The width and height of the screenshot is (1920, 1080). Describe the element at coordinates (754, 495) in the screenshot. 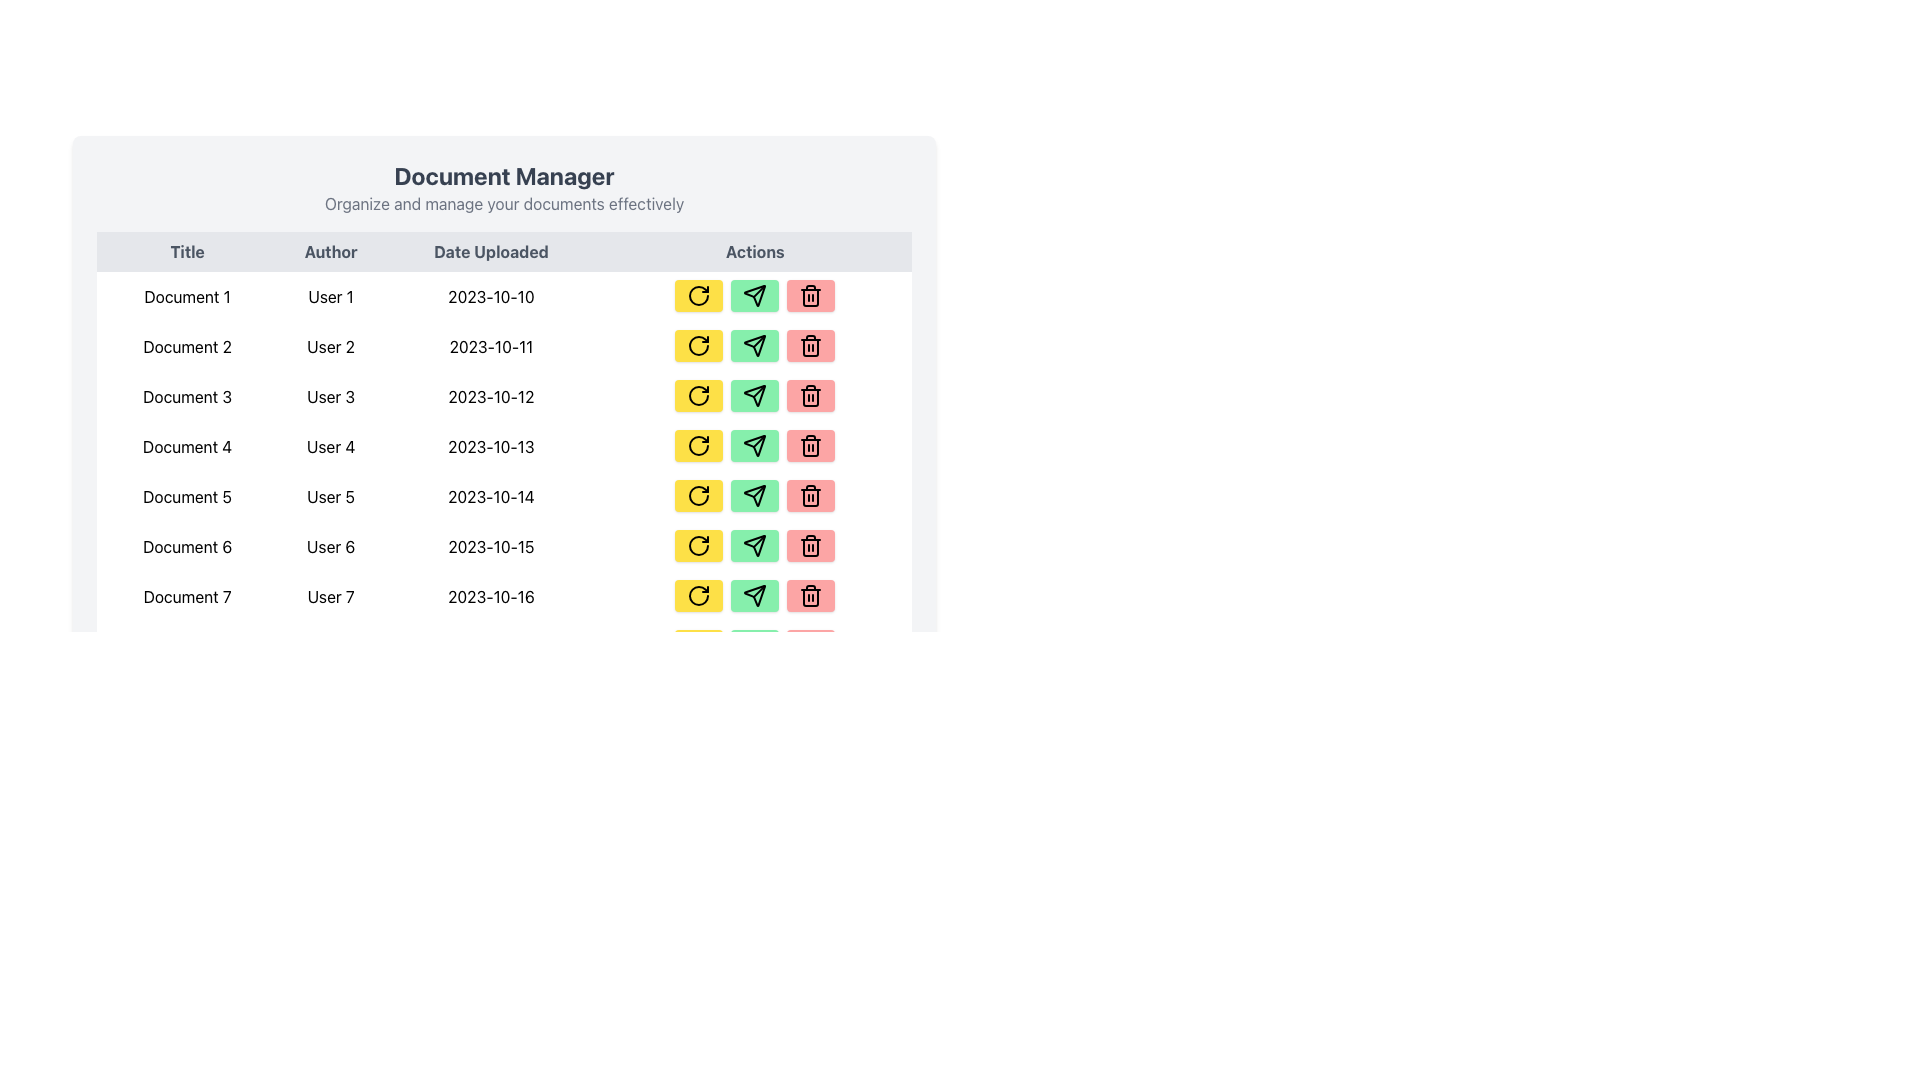

I see `the paper plane icon with a green background and black outline located in the 'Actions' column of the fifth row` at that location.